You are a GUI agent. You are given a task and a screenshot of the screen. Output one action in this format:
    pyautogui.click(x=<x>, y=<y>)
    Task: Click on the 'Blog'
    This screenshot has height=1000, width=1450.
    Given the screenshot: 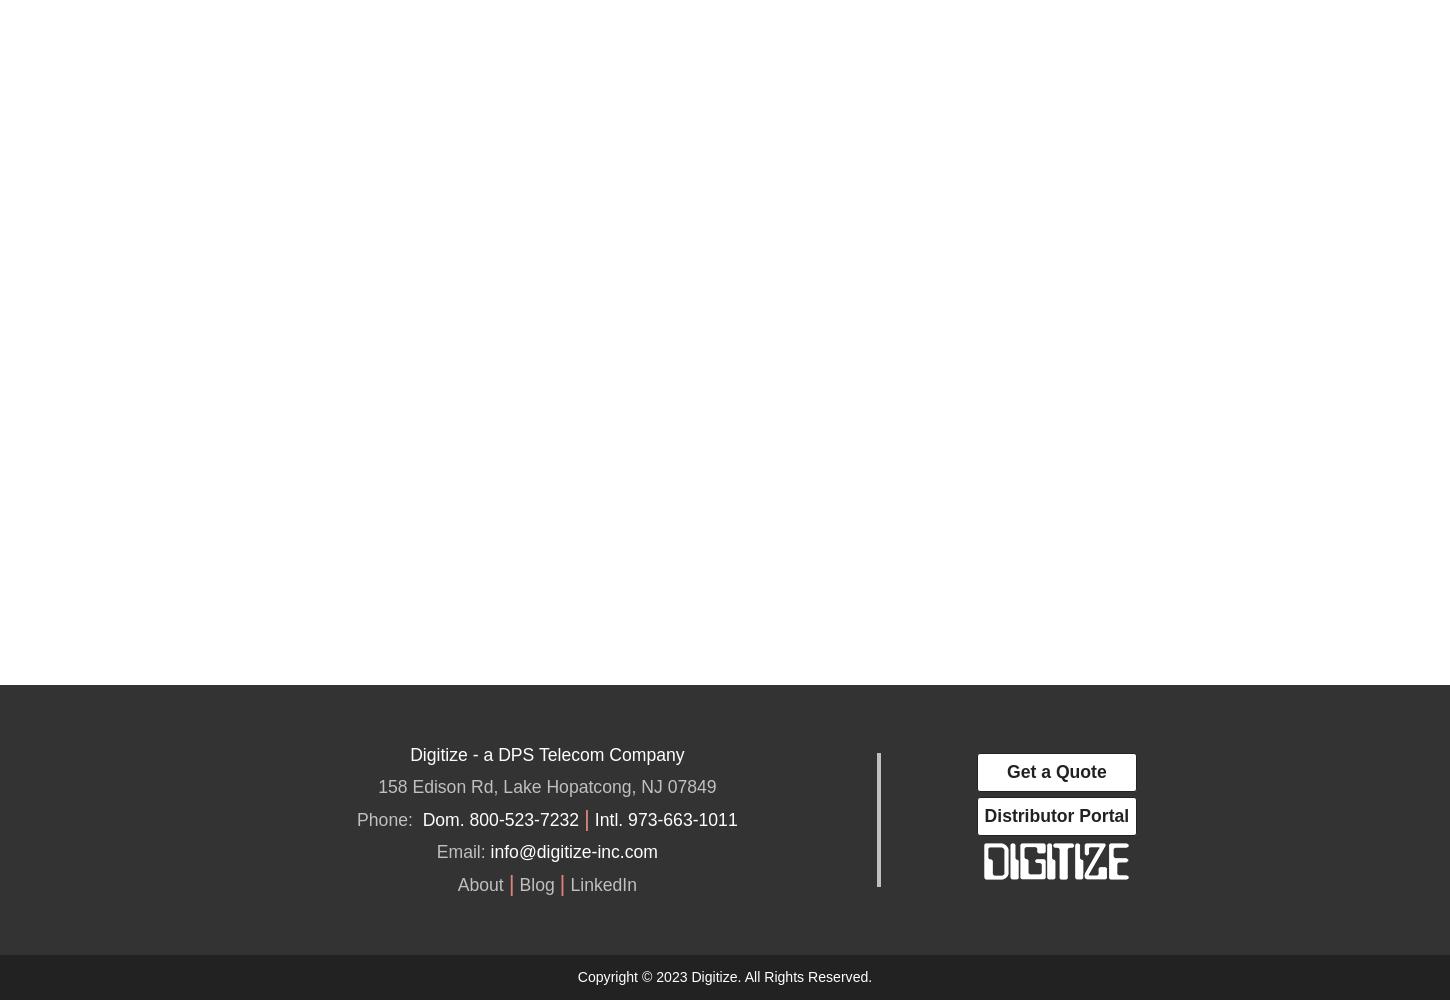 What is the action you would take?
    pyautogui.click(x=536, y=884)
    